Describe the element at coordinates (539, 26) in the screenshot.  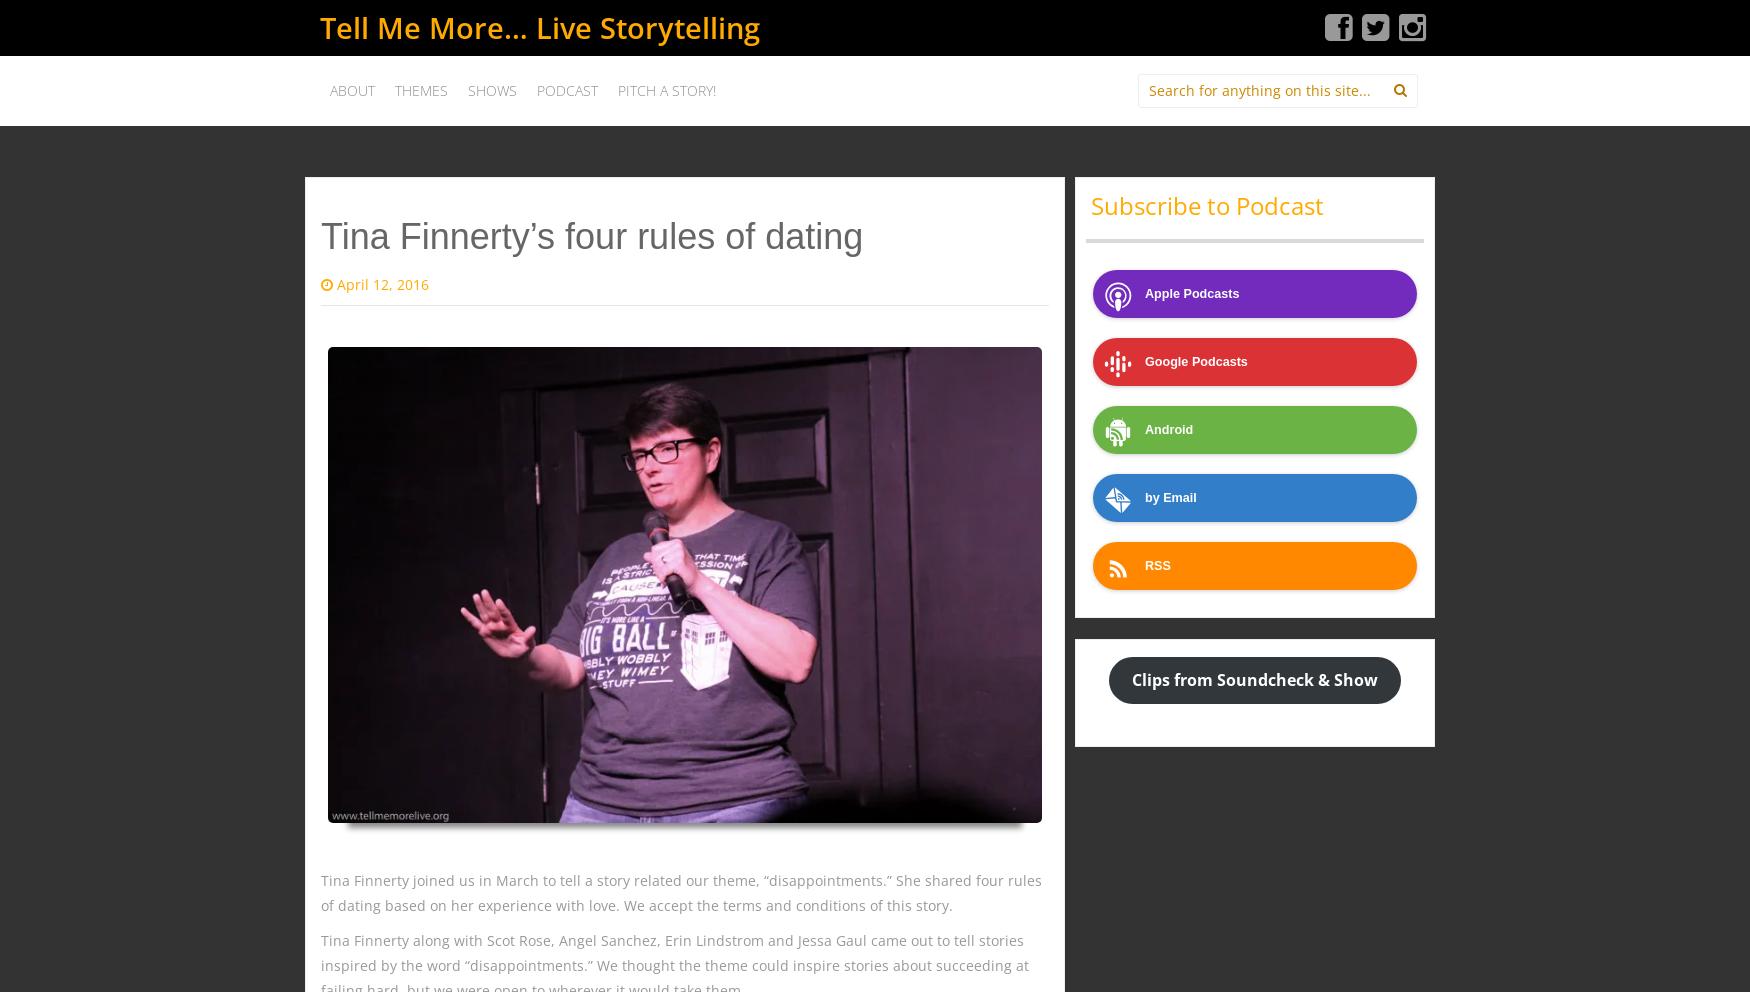
I see `'Tell Me More… Live Storytelling'` at that location.